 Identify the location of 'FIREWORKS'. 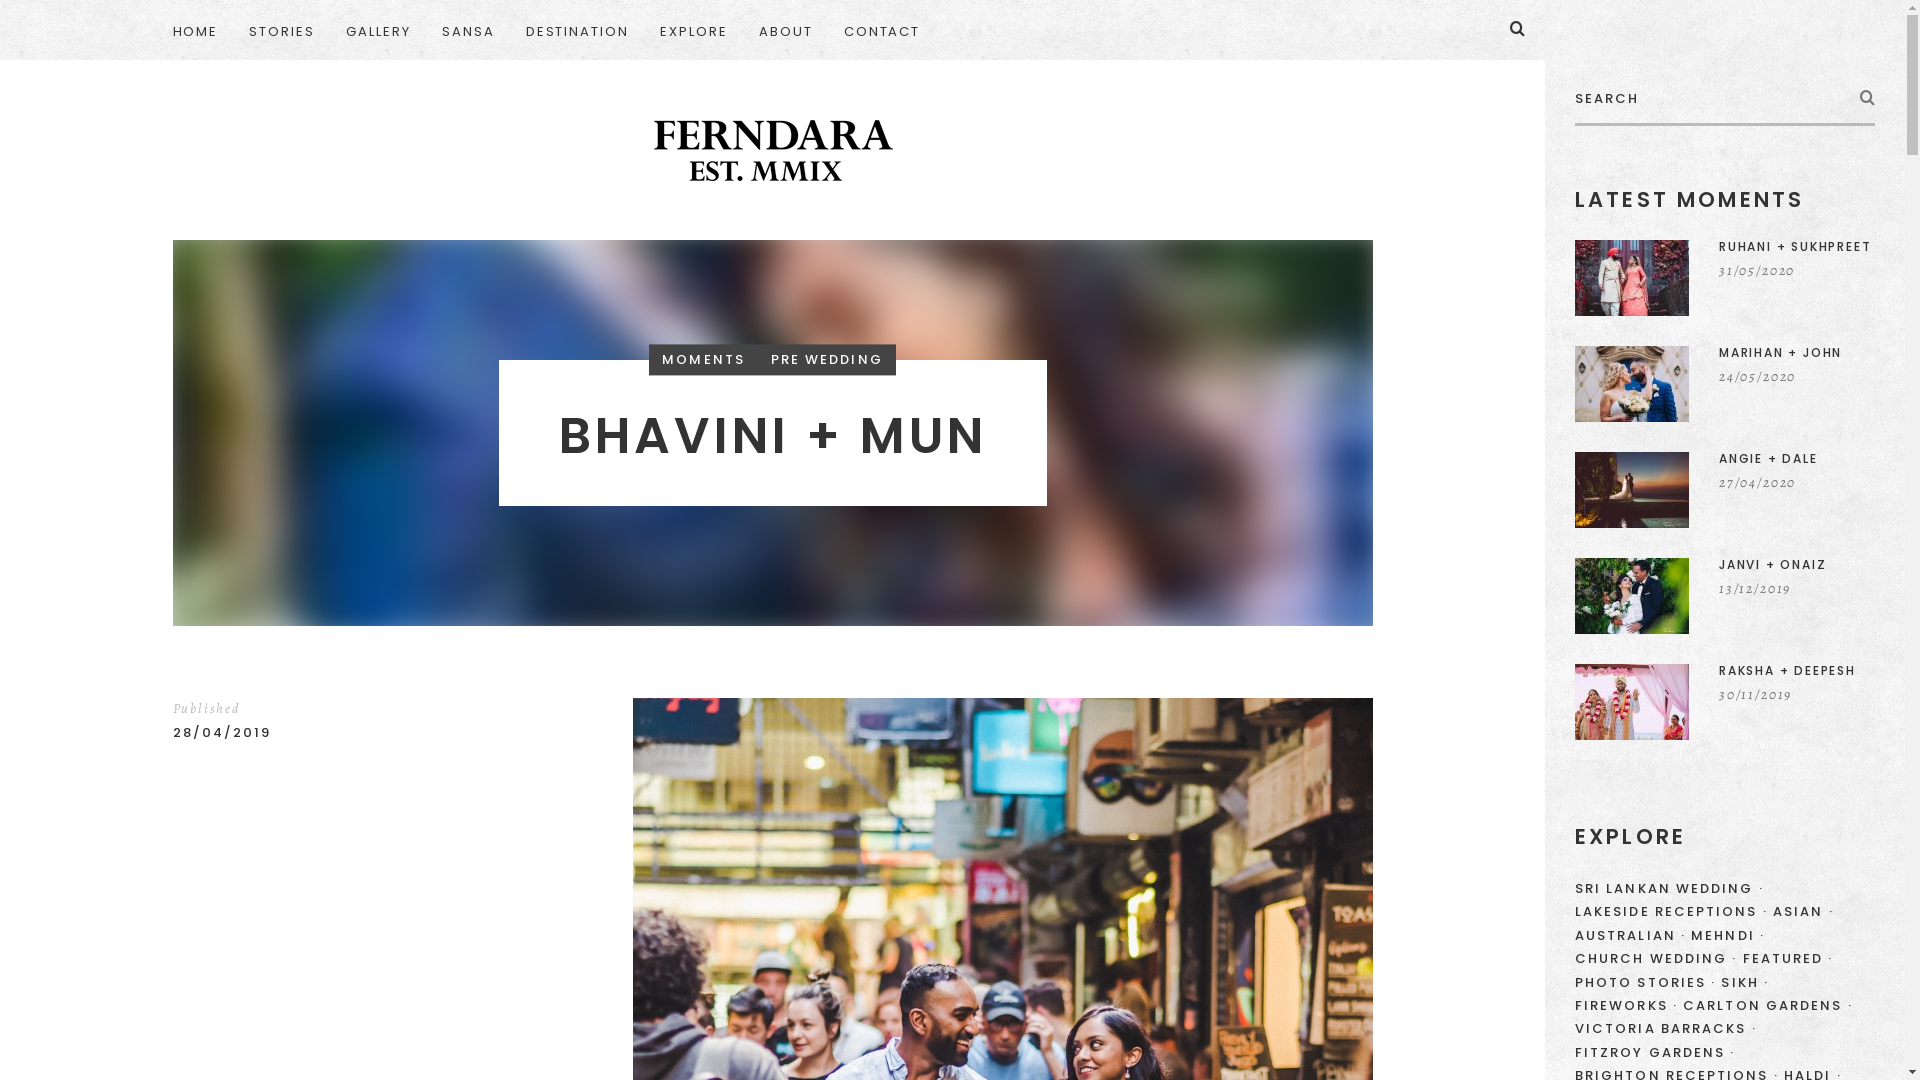
(1626, 1005).